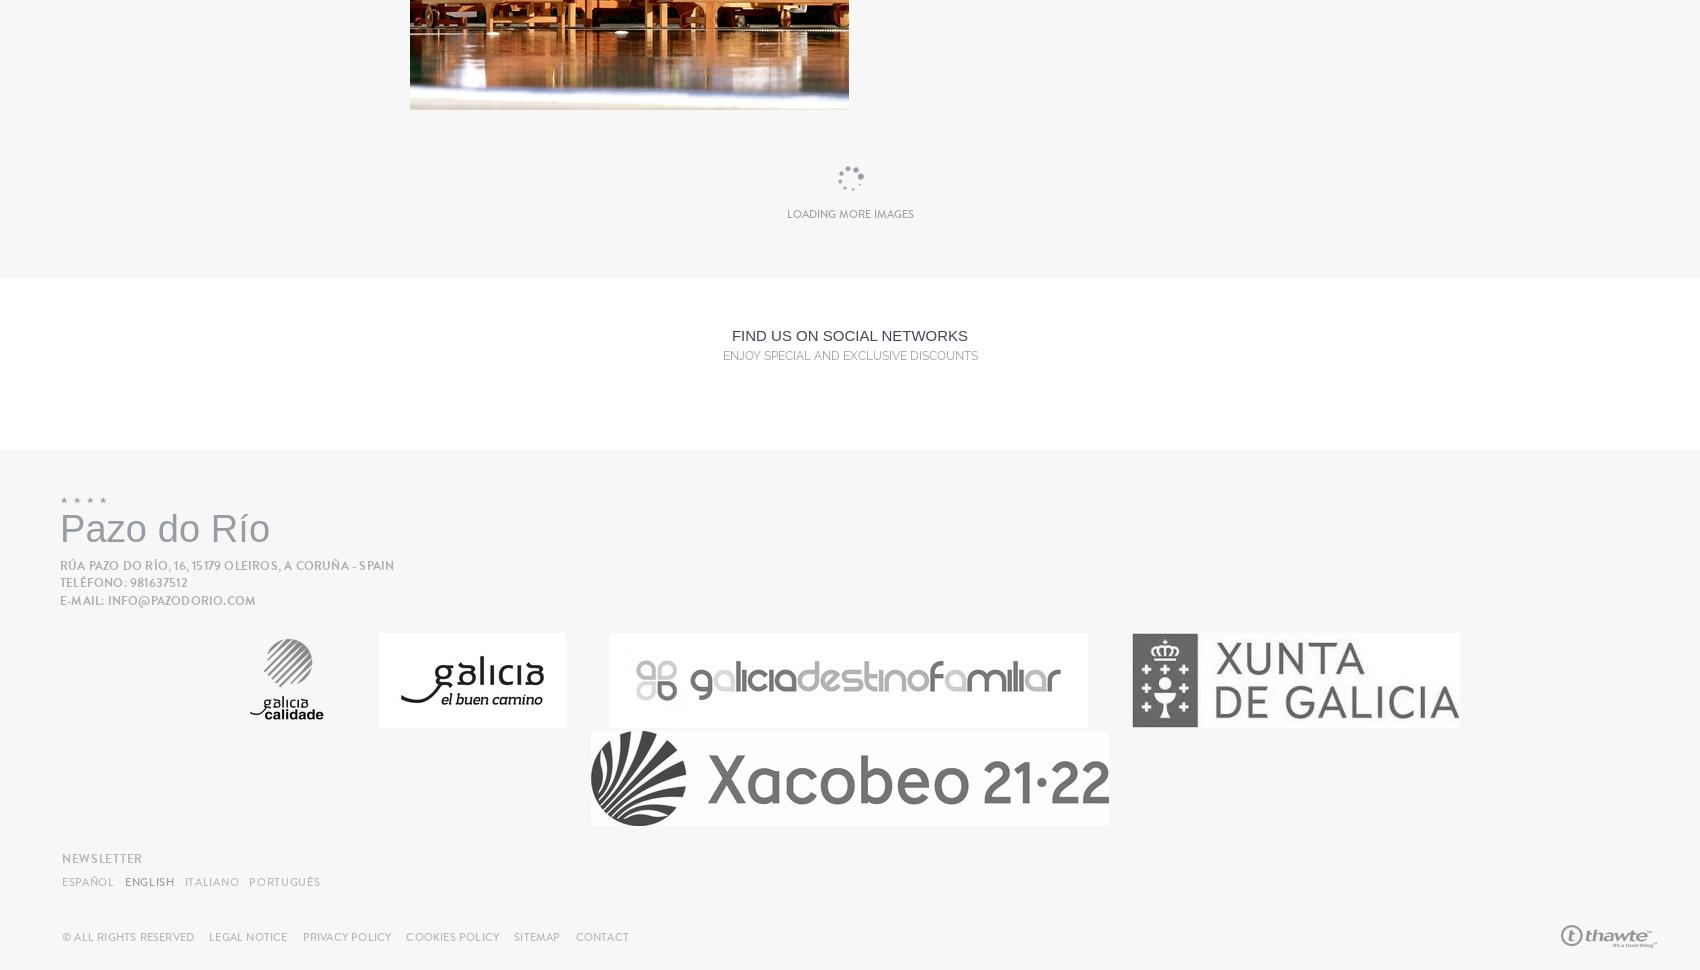 Image resolution: width=1700 pixels, height=970 pixels. What do you see at coordinates (157, 582) in the screenshot?
I see `'981637512'` at bounding box center [157, 582].